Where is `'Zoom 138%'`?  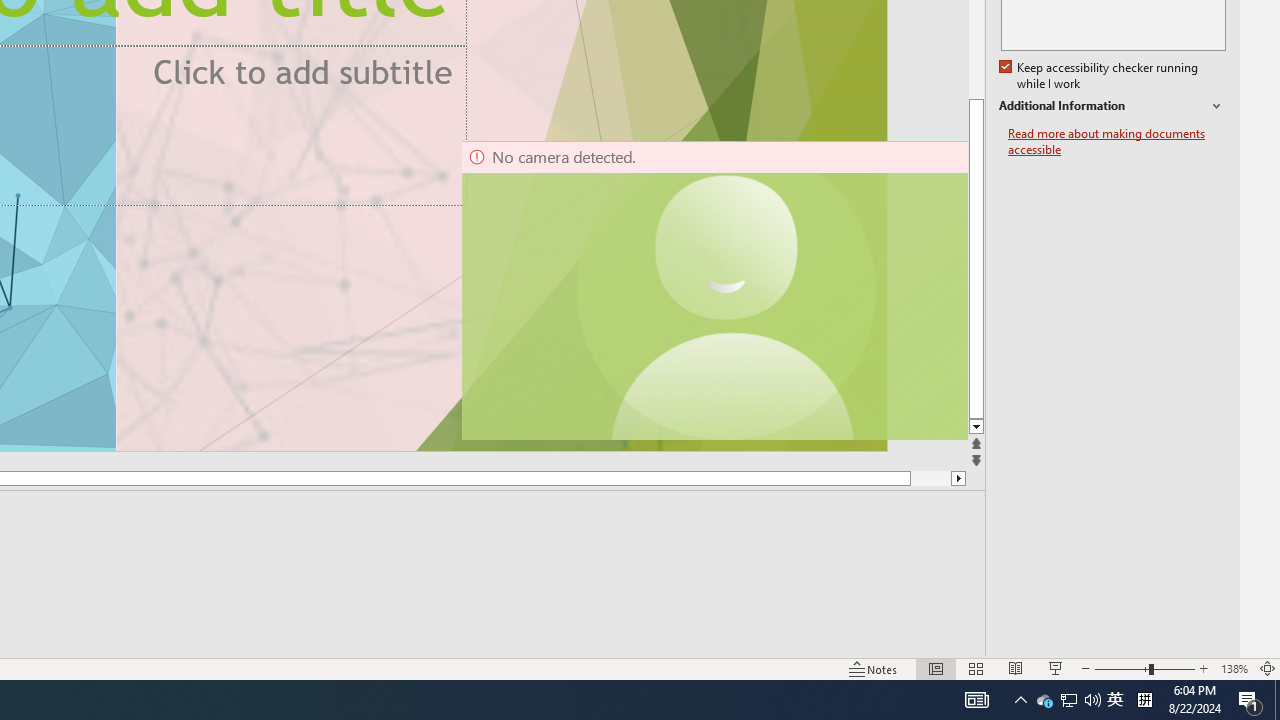
'Zoom 138%' is located at coordinates (1233, 669).